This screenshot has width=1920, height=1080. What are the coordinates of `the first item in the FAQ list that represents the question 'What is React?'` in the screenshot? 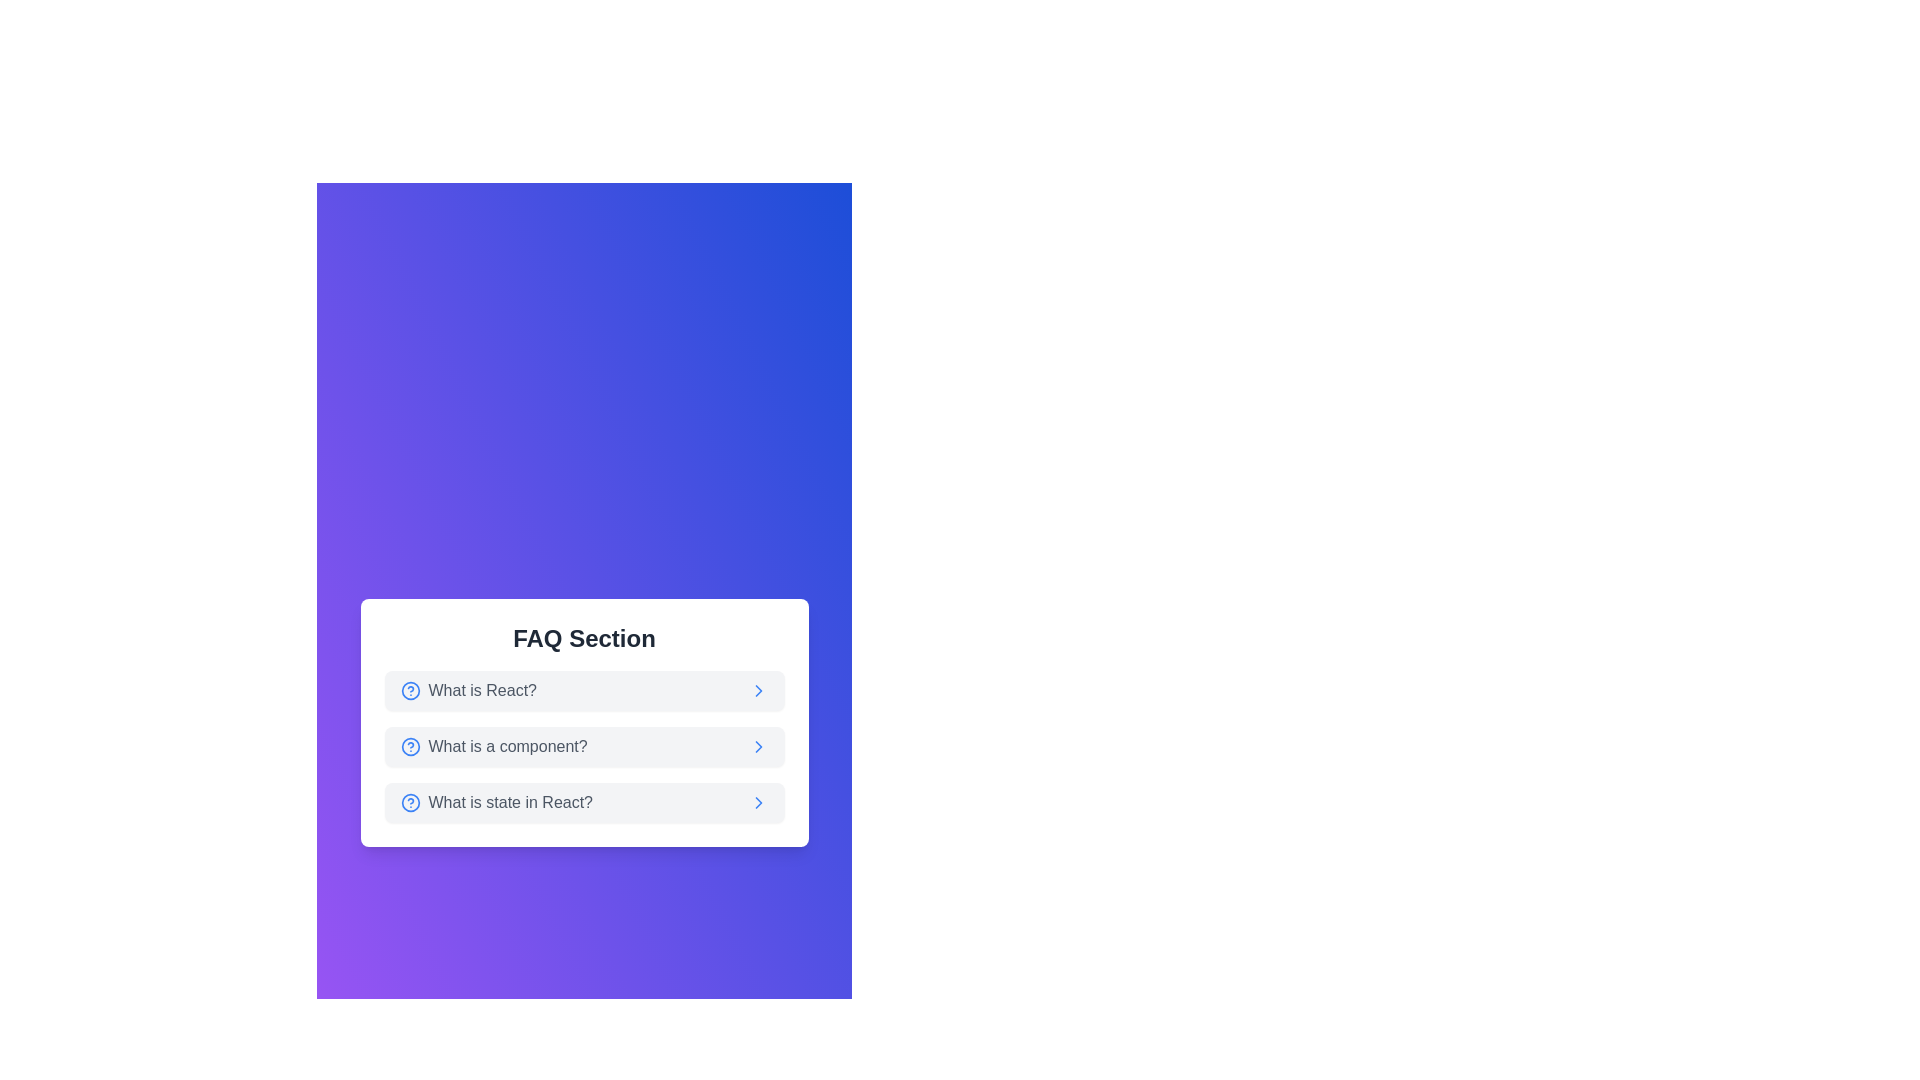 It's located at (583, 689).